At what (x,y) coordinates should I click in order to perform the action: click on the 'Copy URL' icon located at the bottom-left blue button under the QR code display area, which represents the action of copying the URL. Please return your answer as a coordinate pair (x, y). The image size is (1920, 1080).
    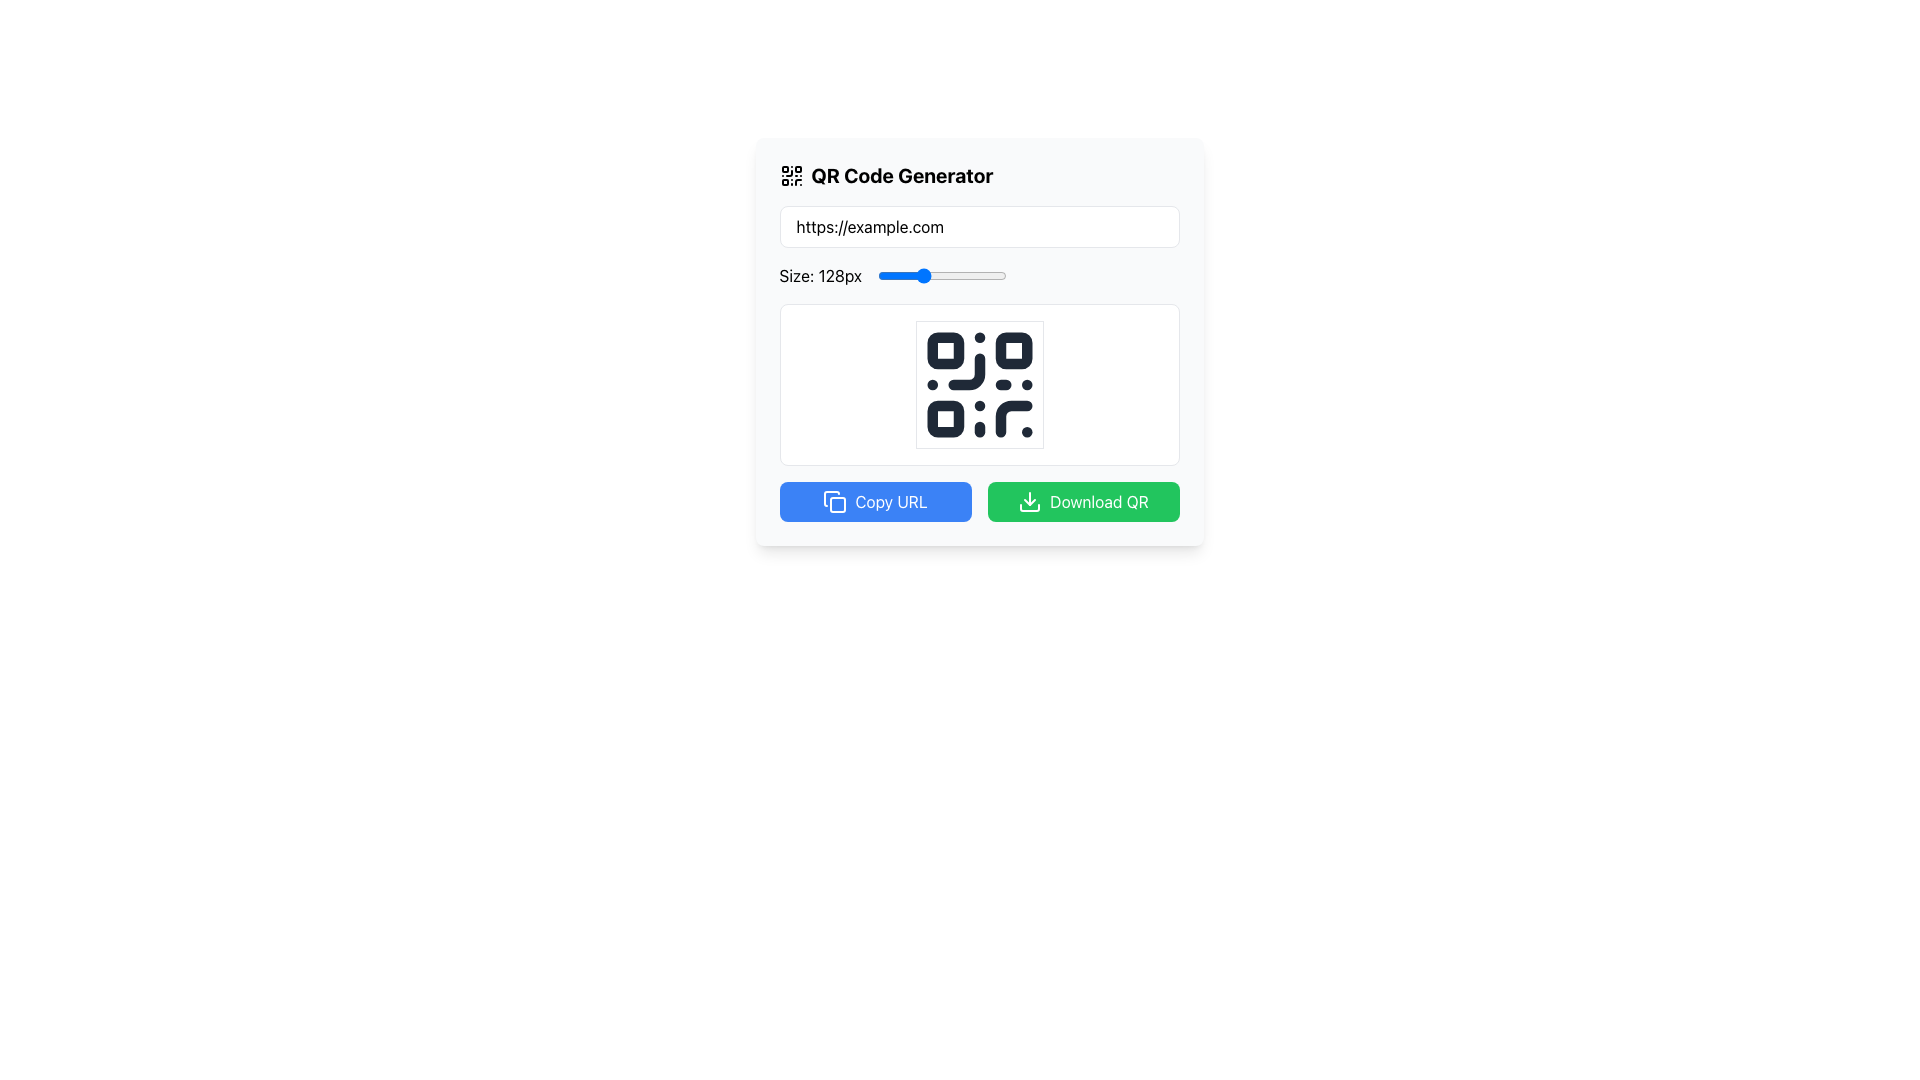
    Looking at the image, I should click on (835, 500).